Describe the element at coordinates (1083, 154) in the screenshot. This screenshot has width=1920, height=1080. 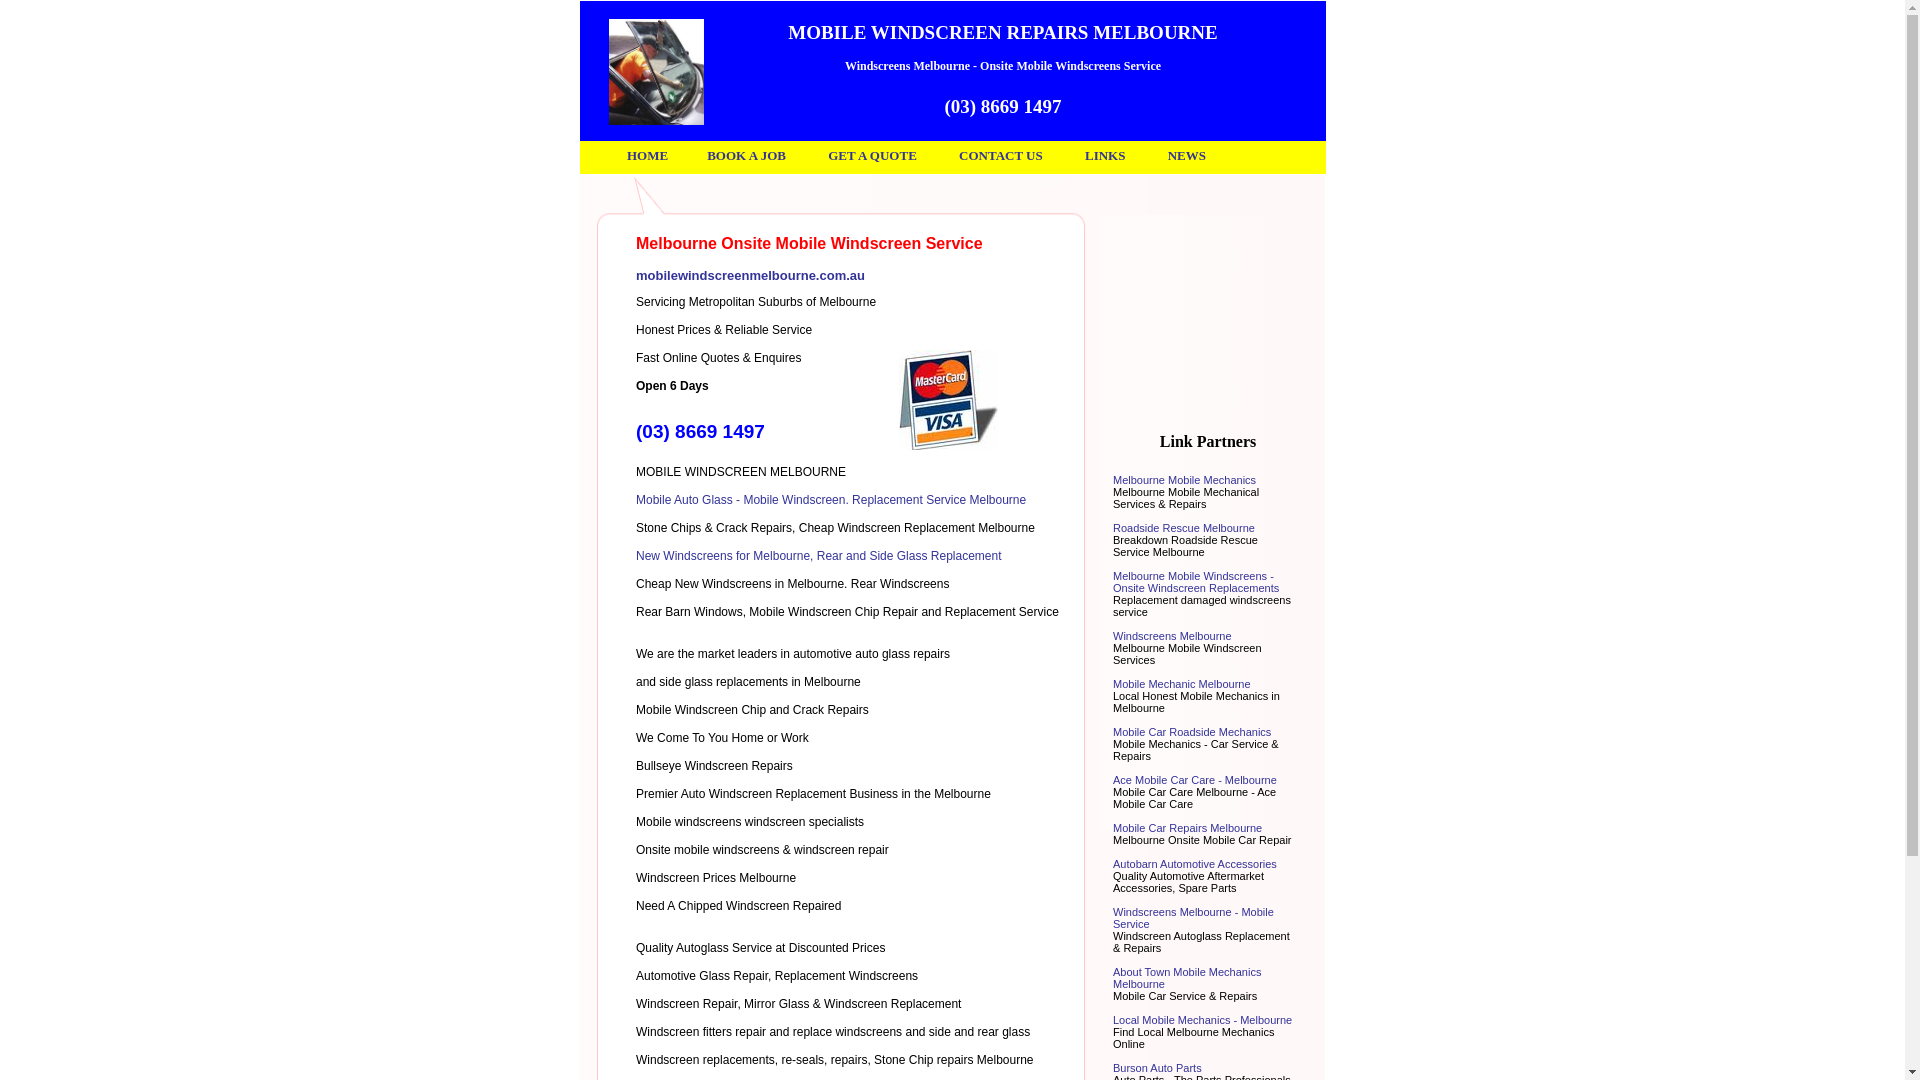
I see `'LINKS'` at that location.